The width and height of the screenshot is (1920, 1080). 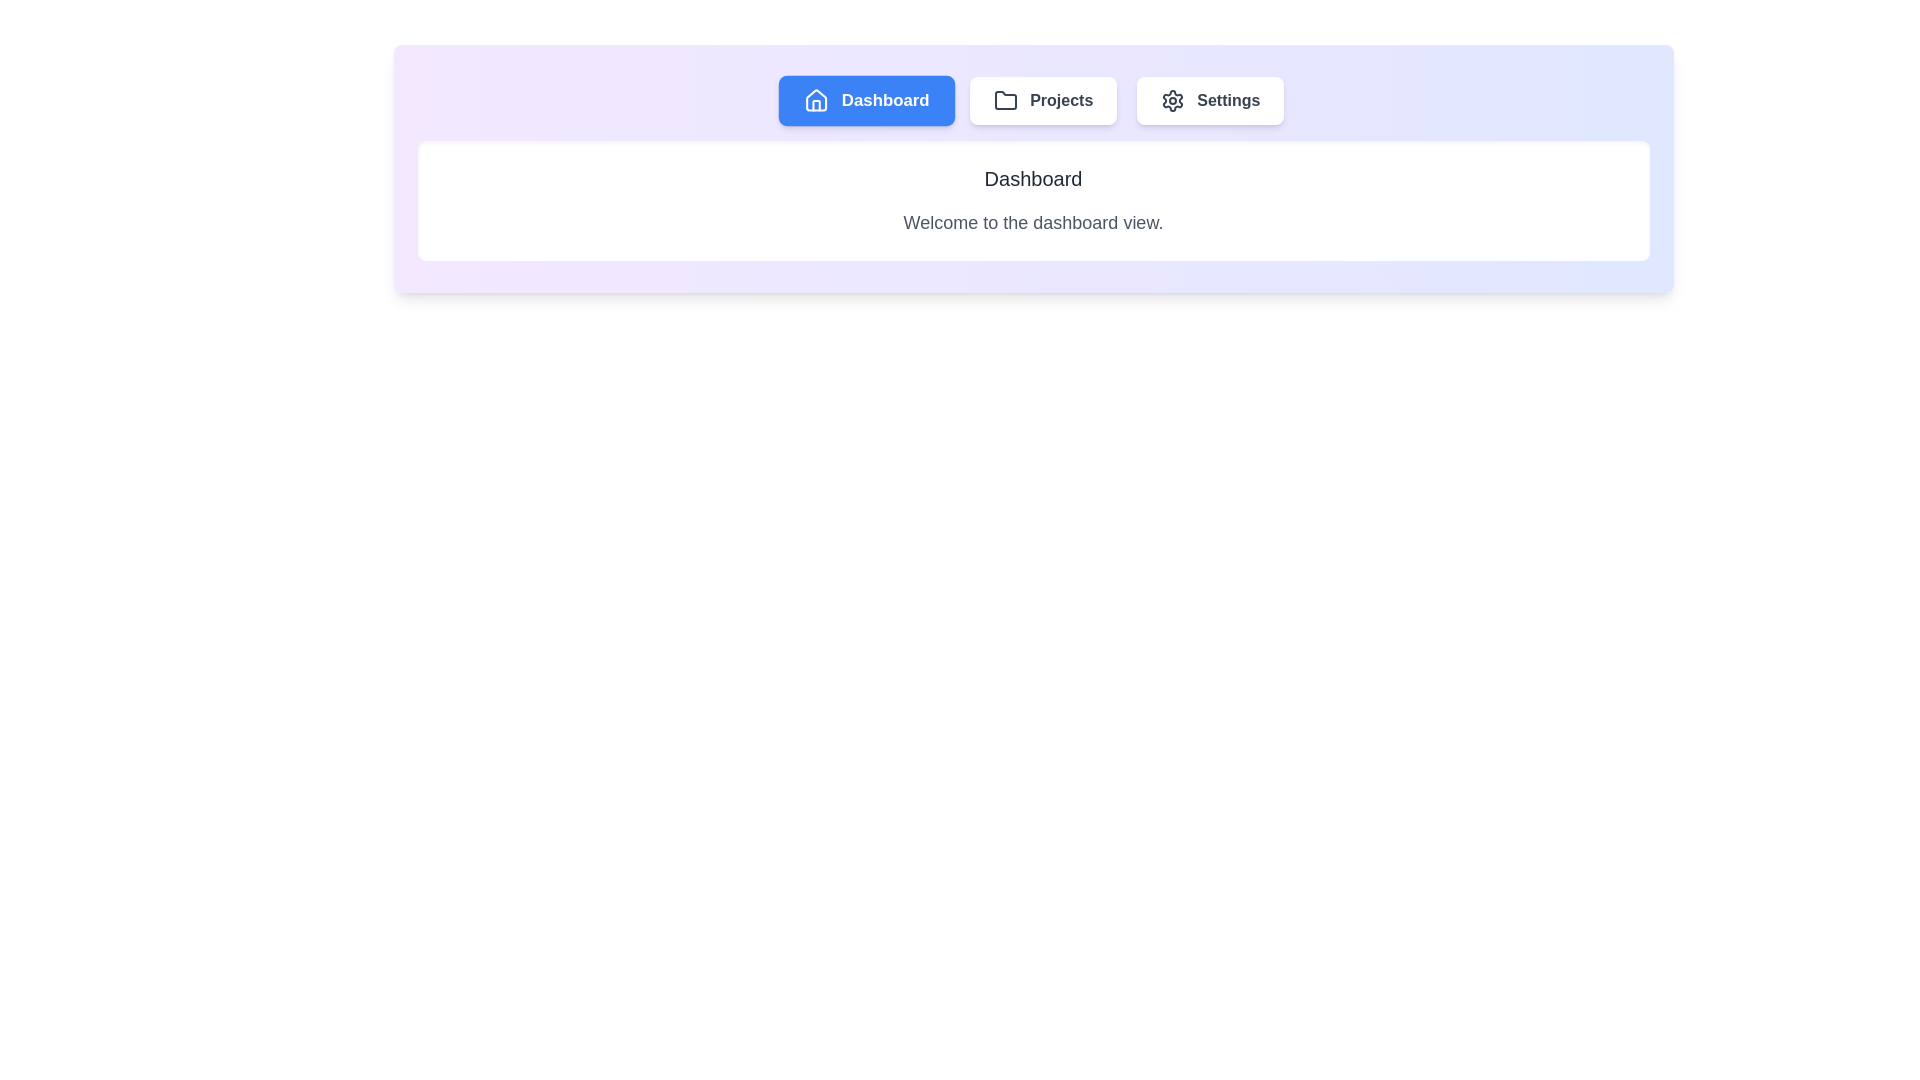 I want to click on the Settings tab to view its content, so click(x=1209, y=100).